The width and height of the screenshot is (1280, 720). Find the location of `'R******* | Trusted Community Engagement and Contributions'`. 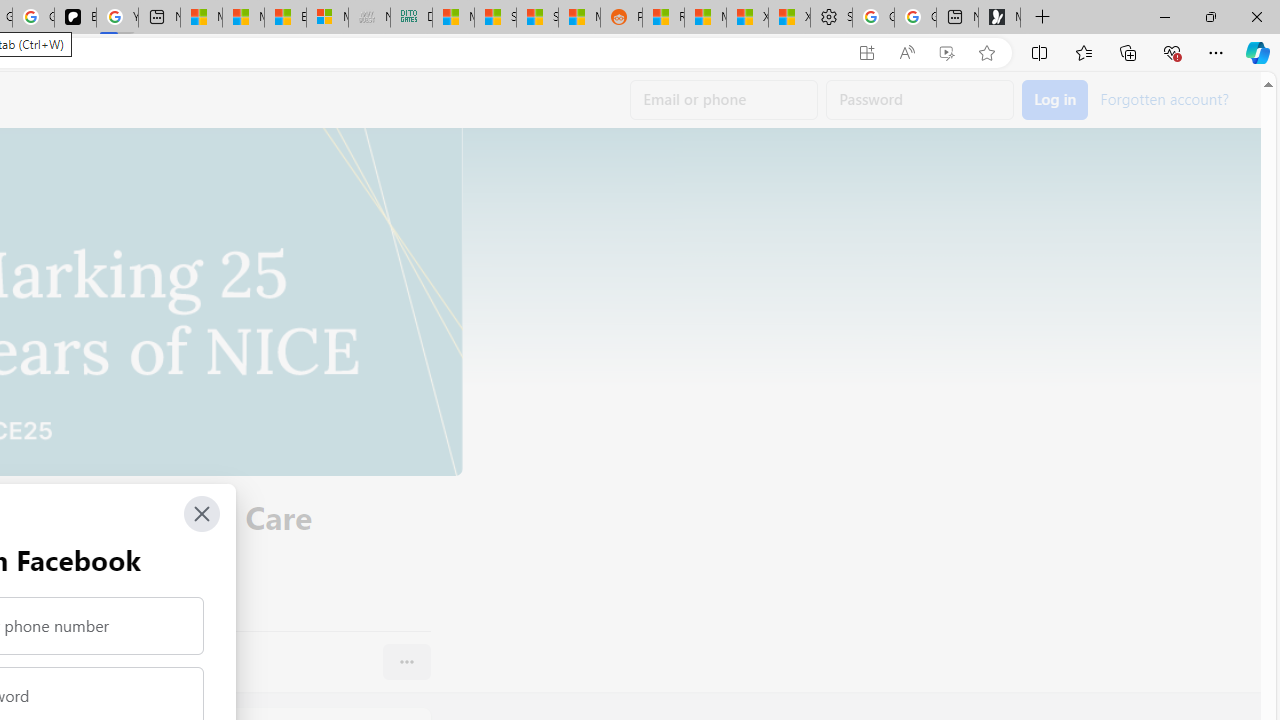

'R******* | Trusted Community Engagement and Contributions' is located at coordinates (663, 17).